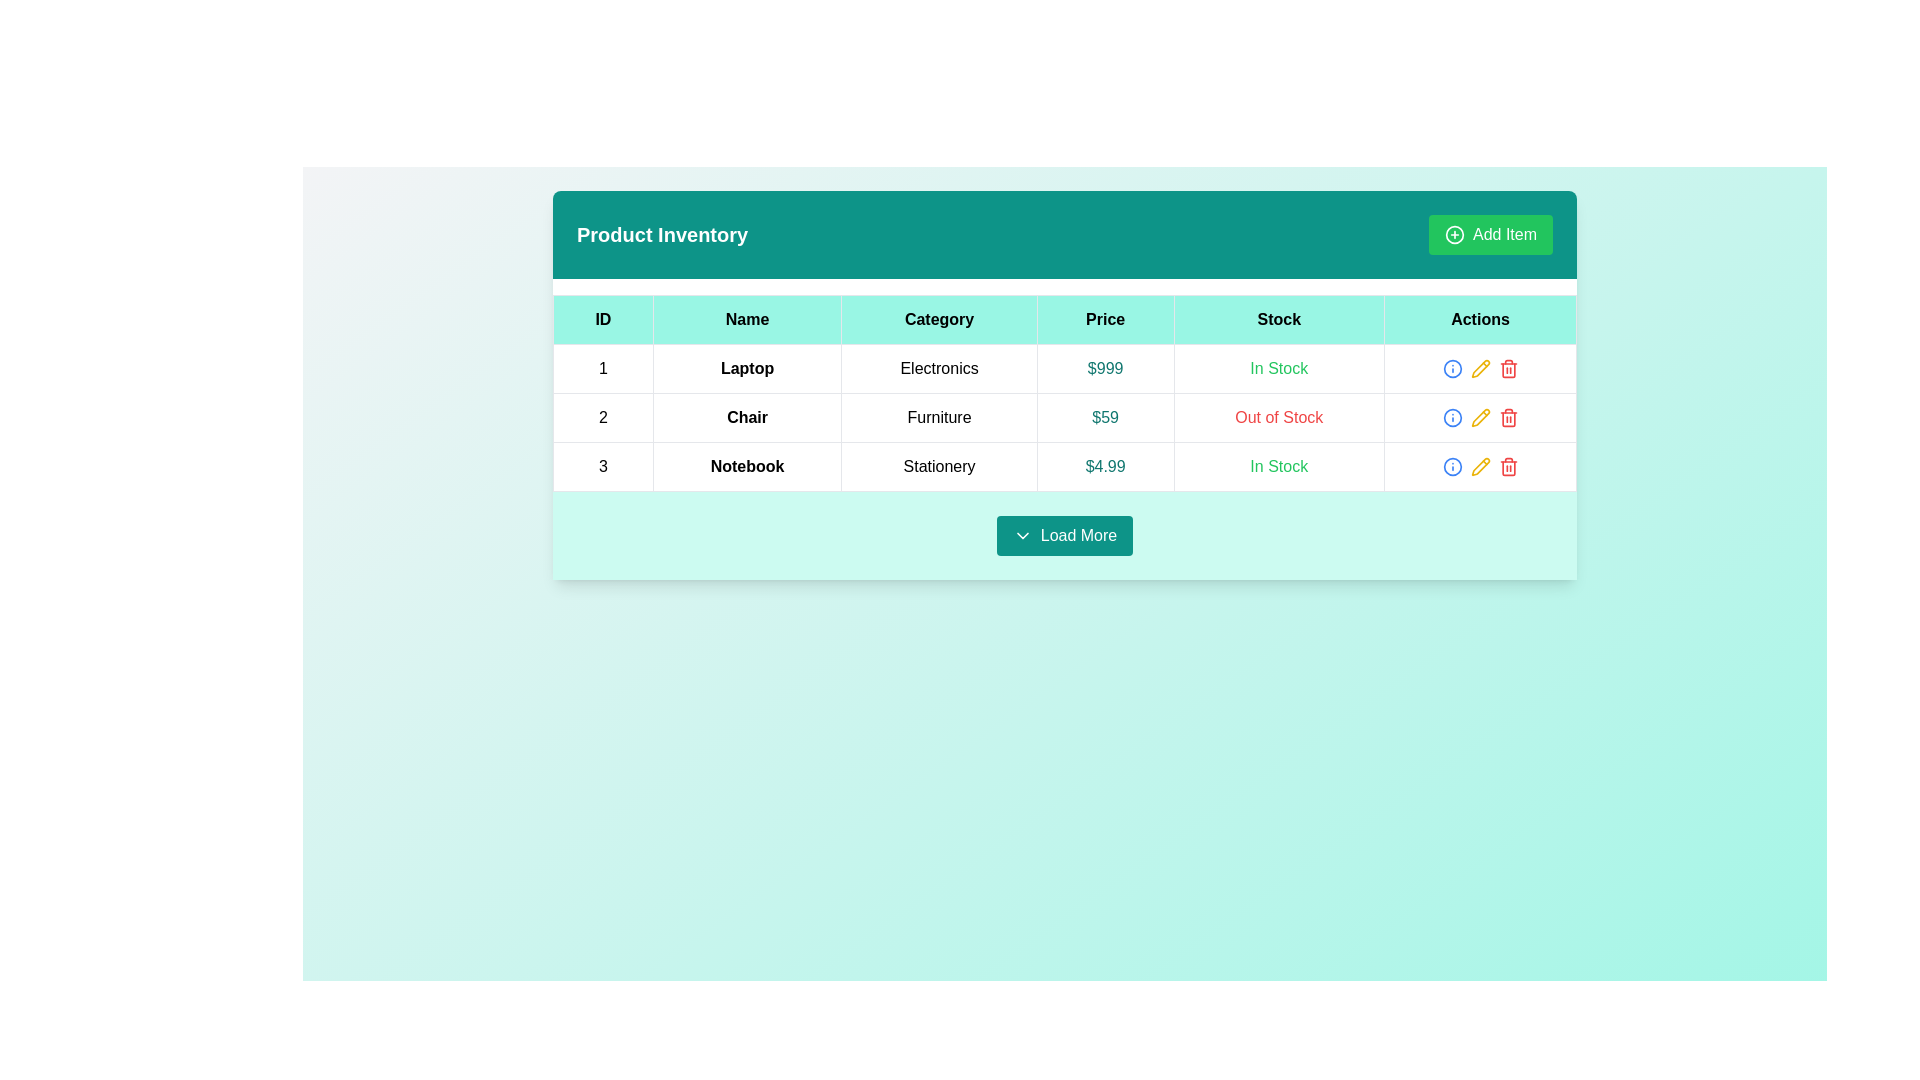 Image resolution: width=1920 pixels, height=1080 pixels. What do you see at coordinates (938, 369) in the screenshot?
I see `text from the 'Category' label indicating the category of the item 'Laptop', which is positioned between the 'Laptop' name and the '$999' price` at bounding box center [938, 369].